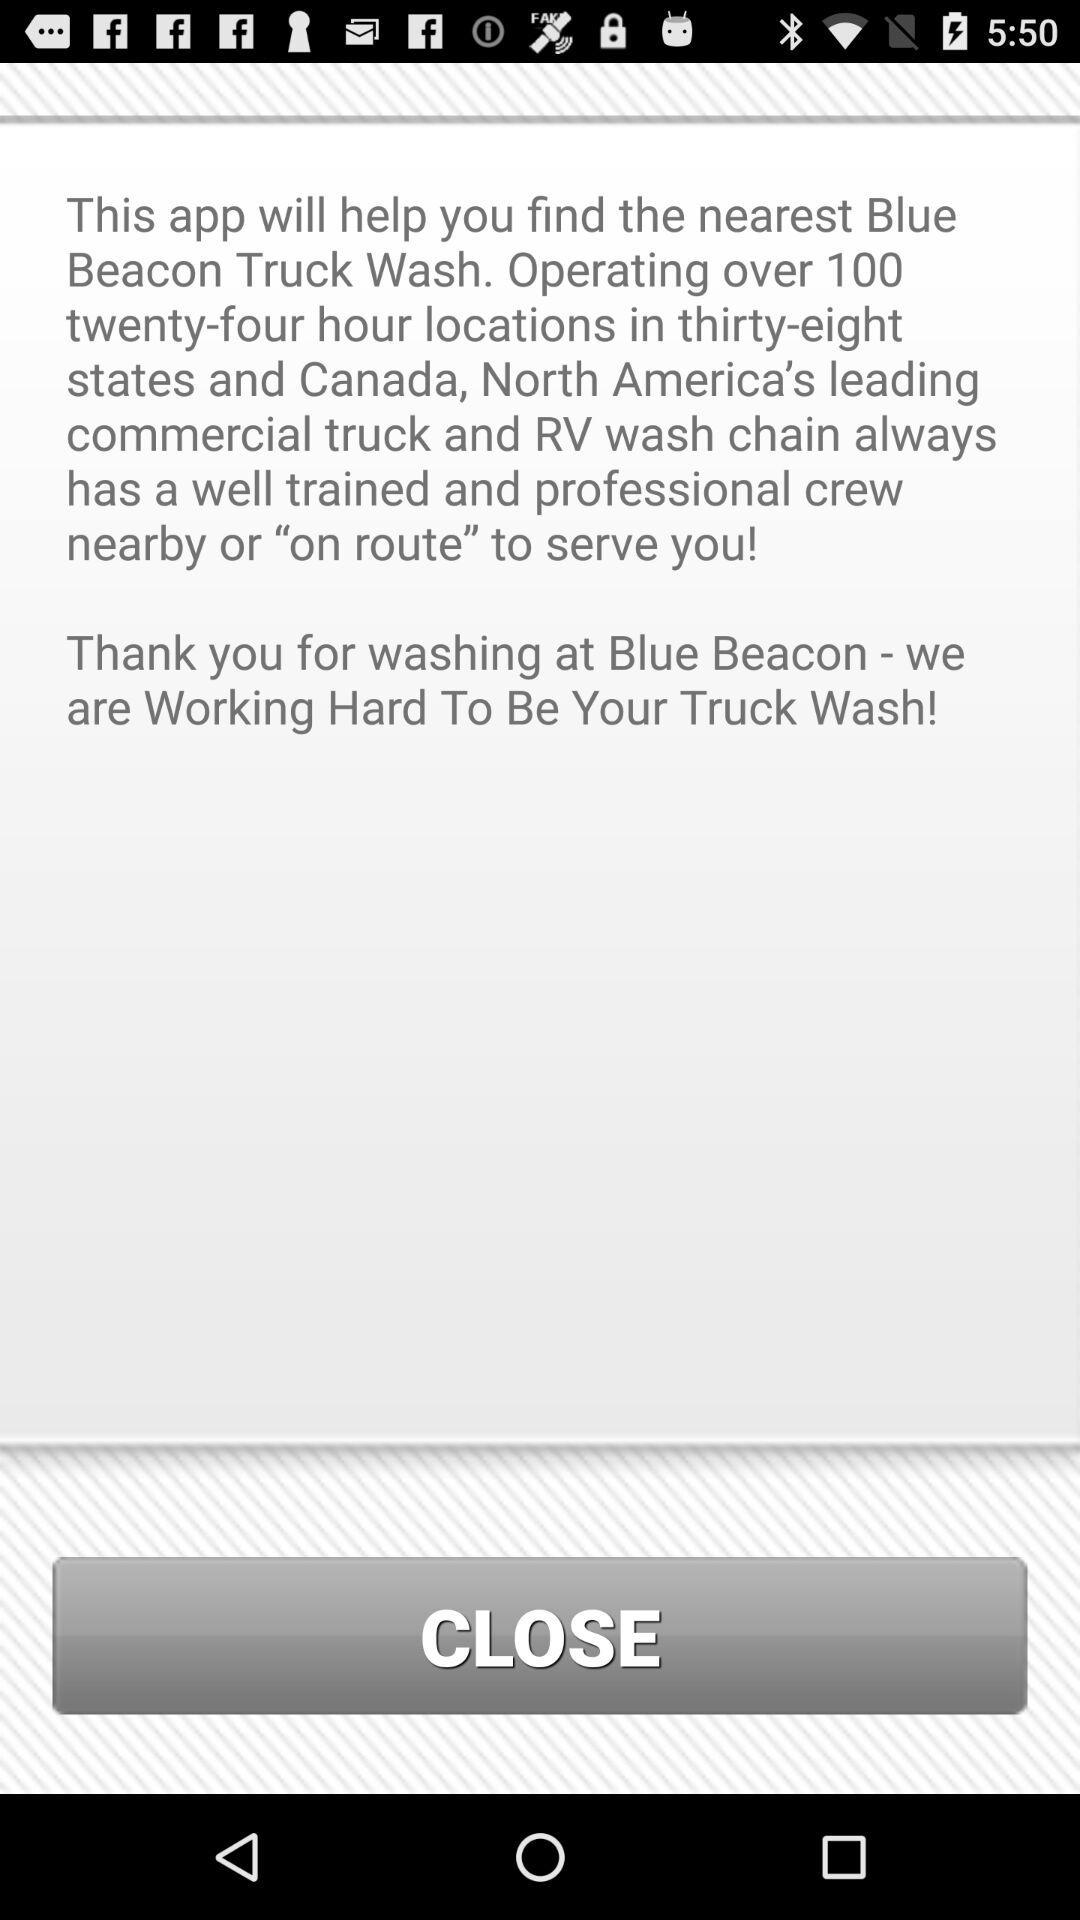  I want to click on close icon, so click(540, 1635).